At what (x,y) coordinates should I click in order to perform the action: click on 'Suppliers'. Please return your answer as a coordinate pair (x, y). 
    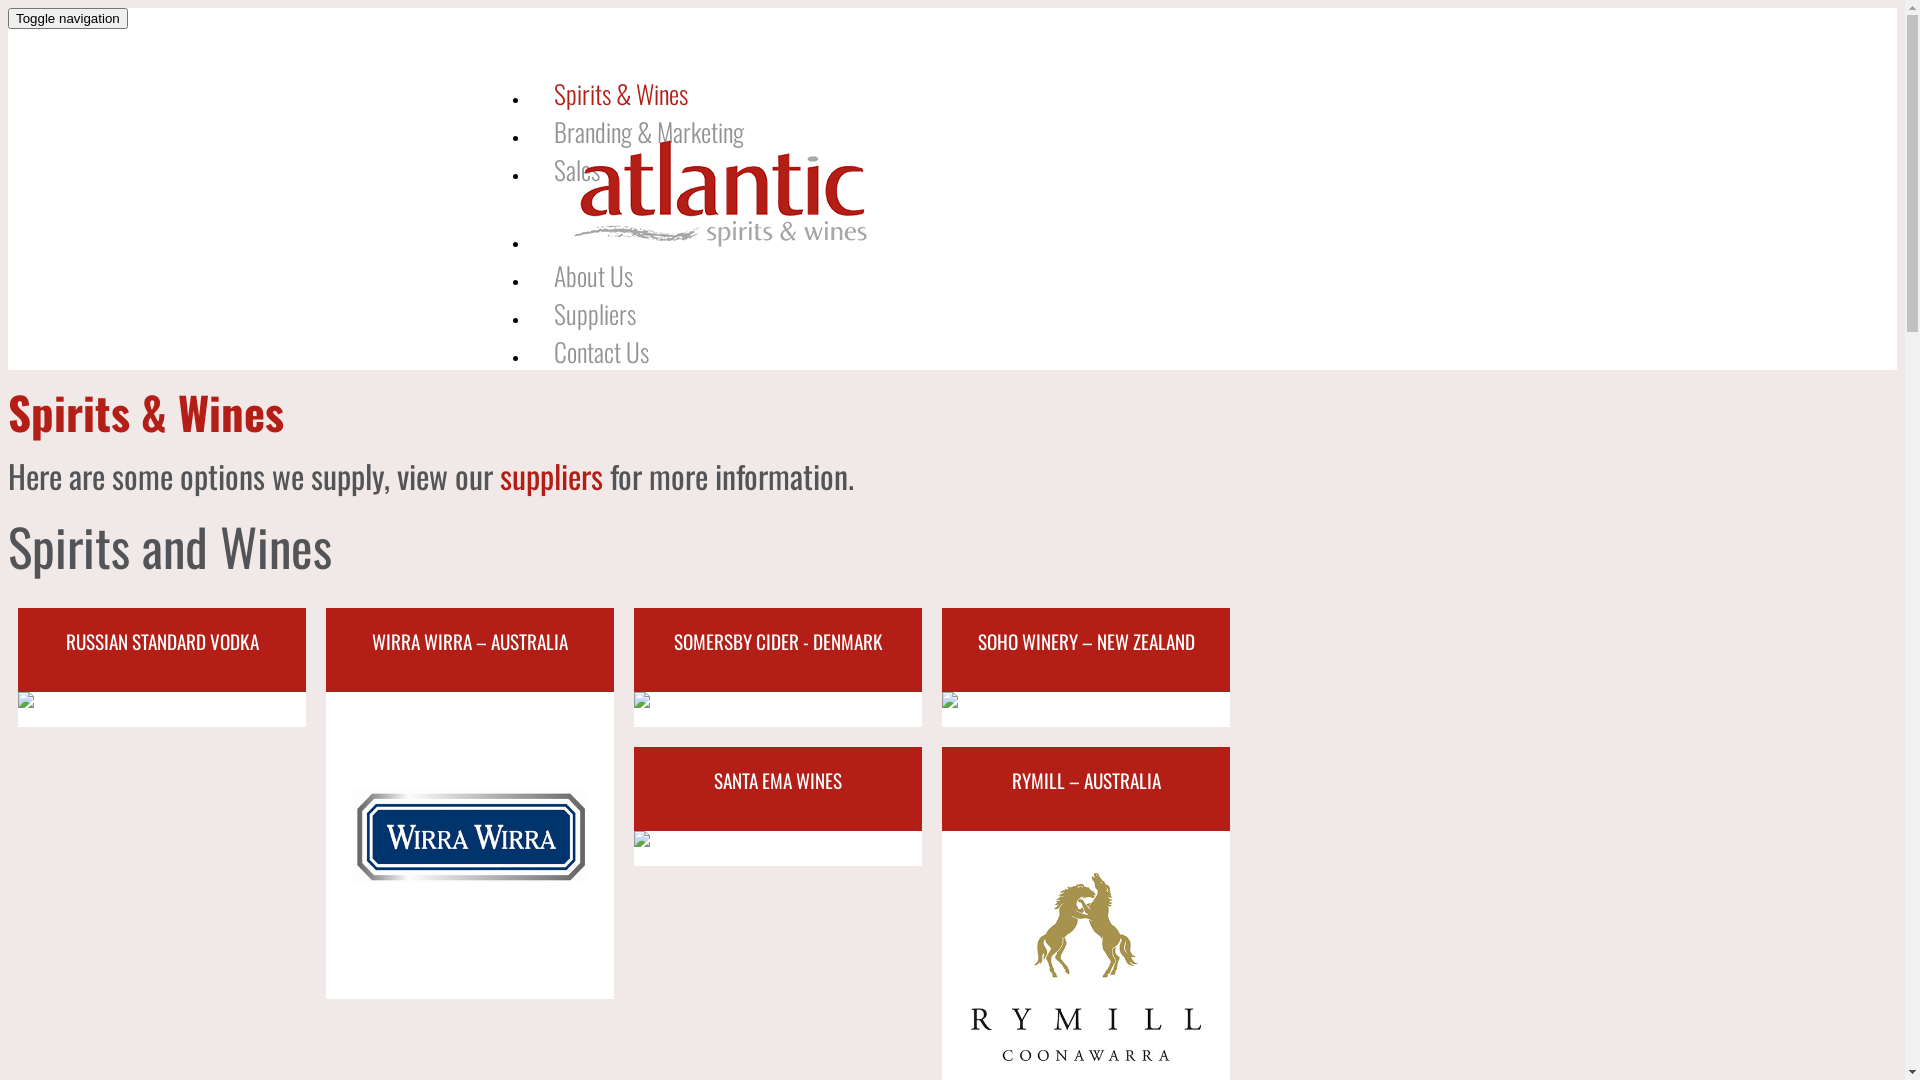
    Looking at the image, I should click on (528, 312).